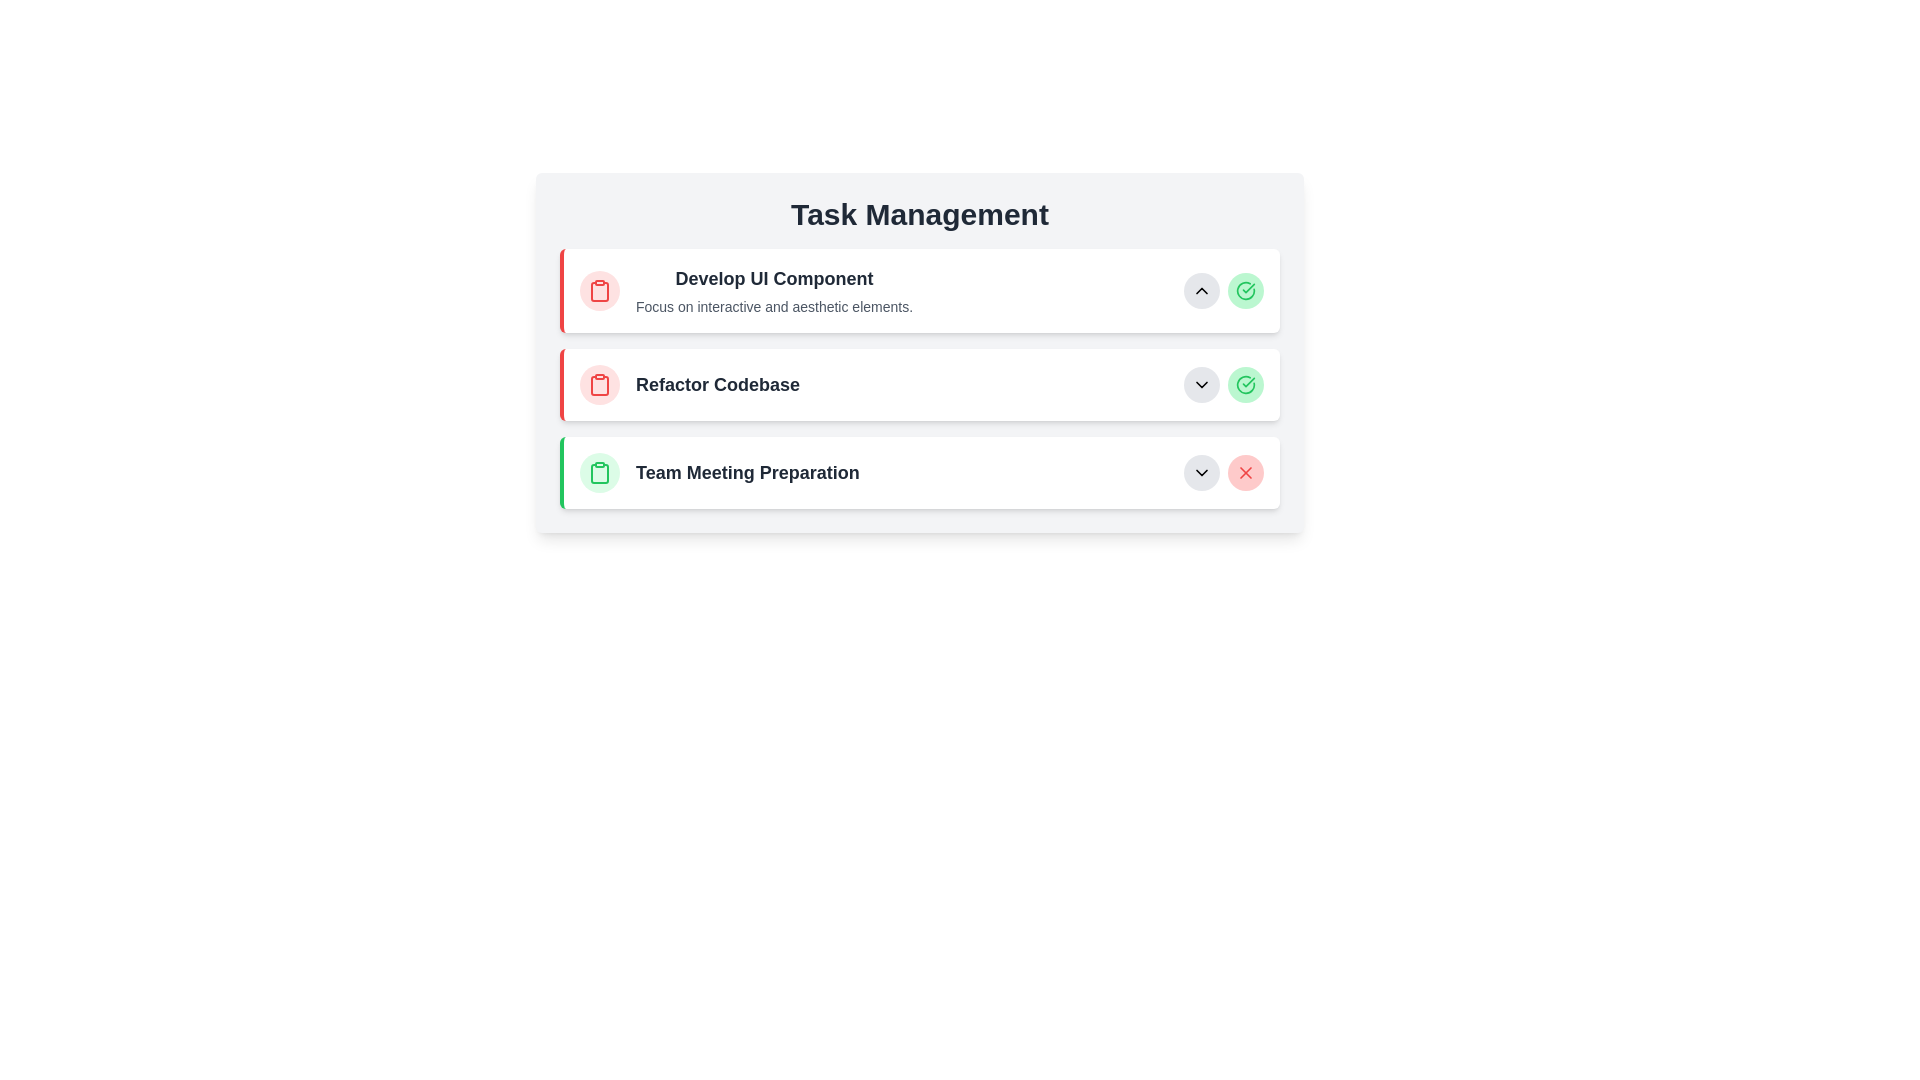 The height and width of the screenshot is (1080, 1920). What do you see at coordinates (719, 473) in the screenshot?
I see `the 'Team Meeting Preparation' task list item, which includes an icon and a title label` at bounding box center [719, 473].